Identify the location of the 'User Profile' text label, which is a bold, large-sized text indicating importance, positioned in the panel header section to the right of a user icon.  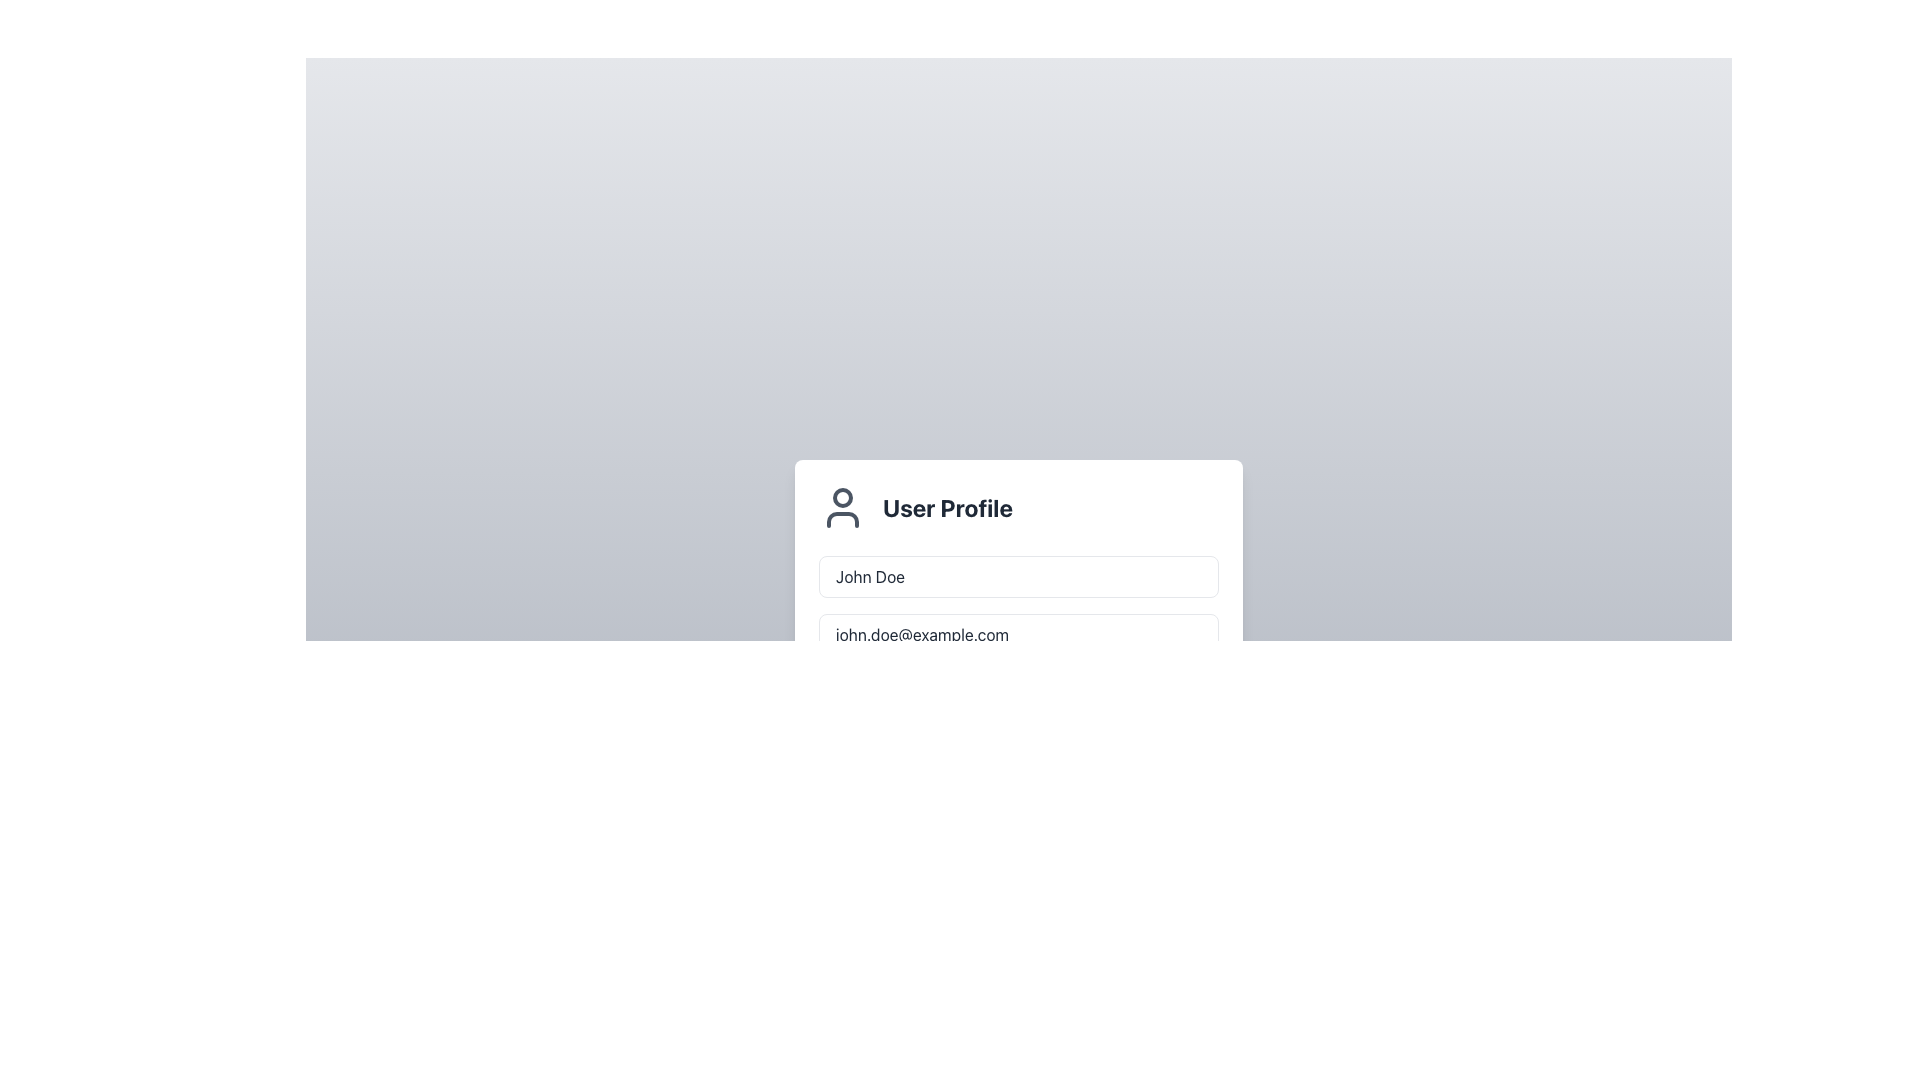
(947, 507).